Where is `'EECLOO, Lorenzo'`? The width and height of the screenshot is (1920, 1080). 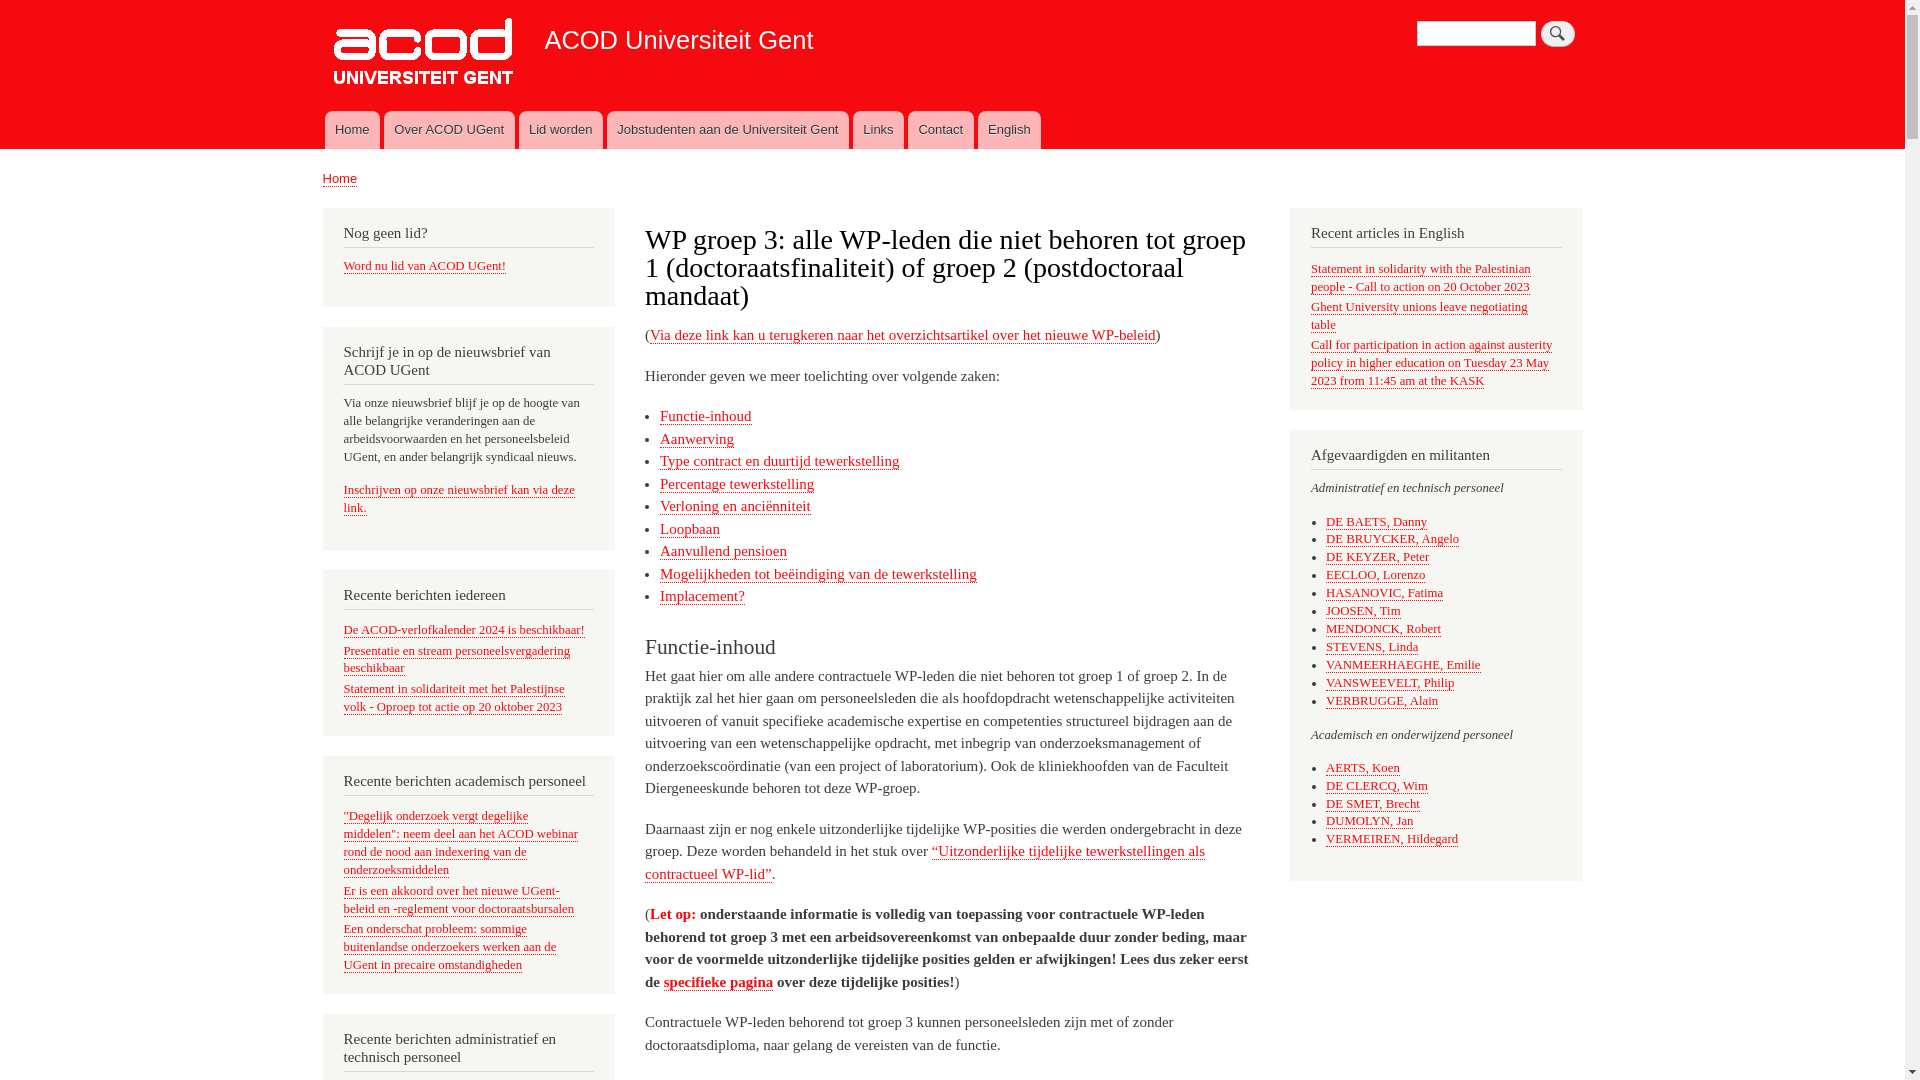 'EECLOO, Lorenzo' is located at coordinates (1374, 575).